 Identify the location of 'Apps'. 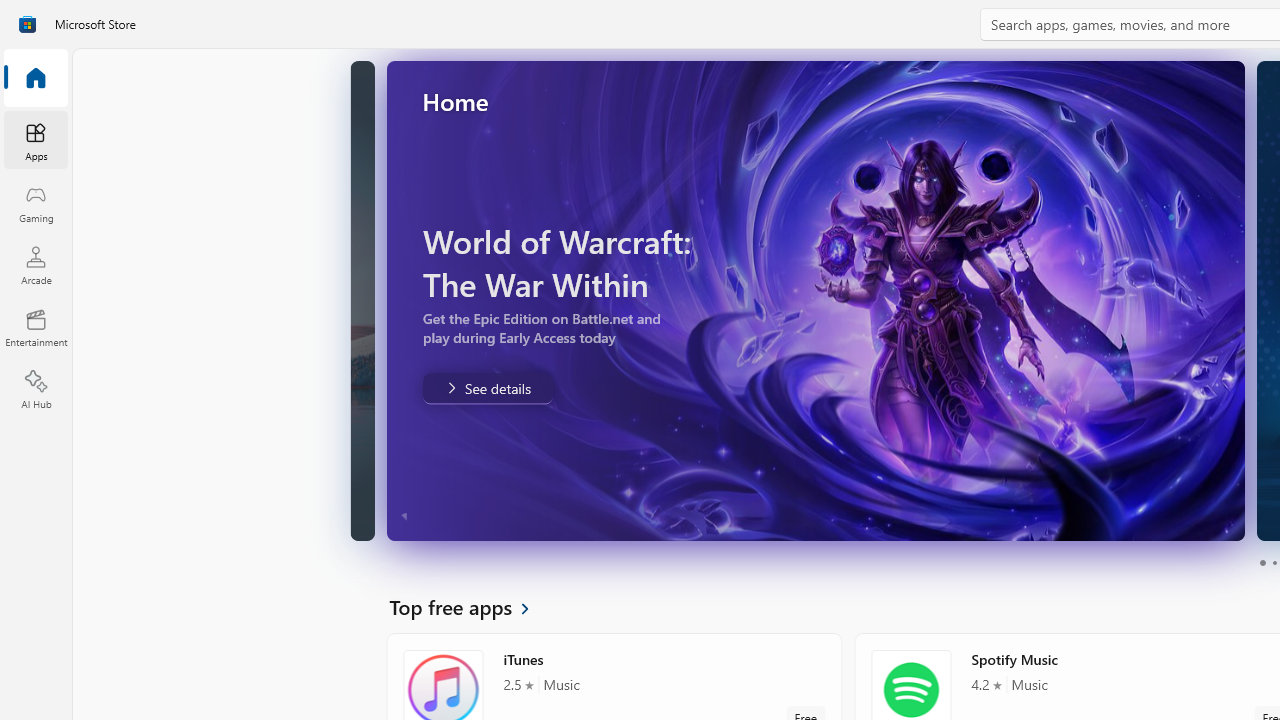
(35, 140).